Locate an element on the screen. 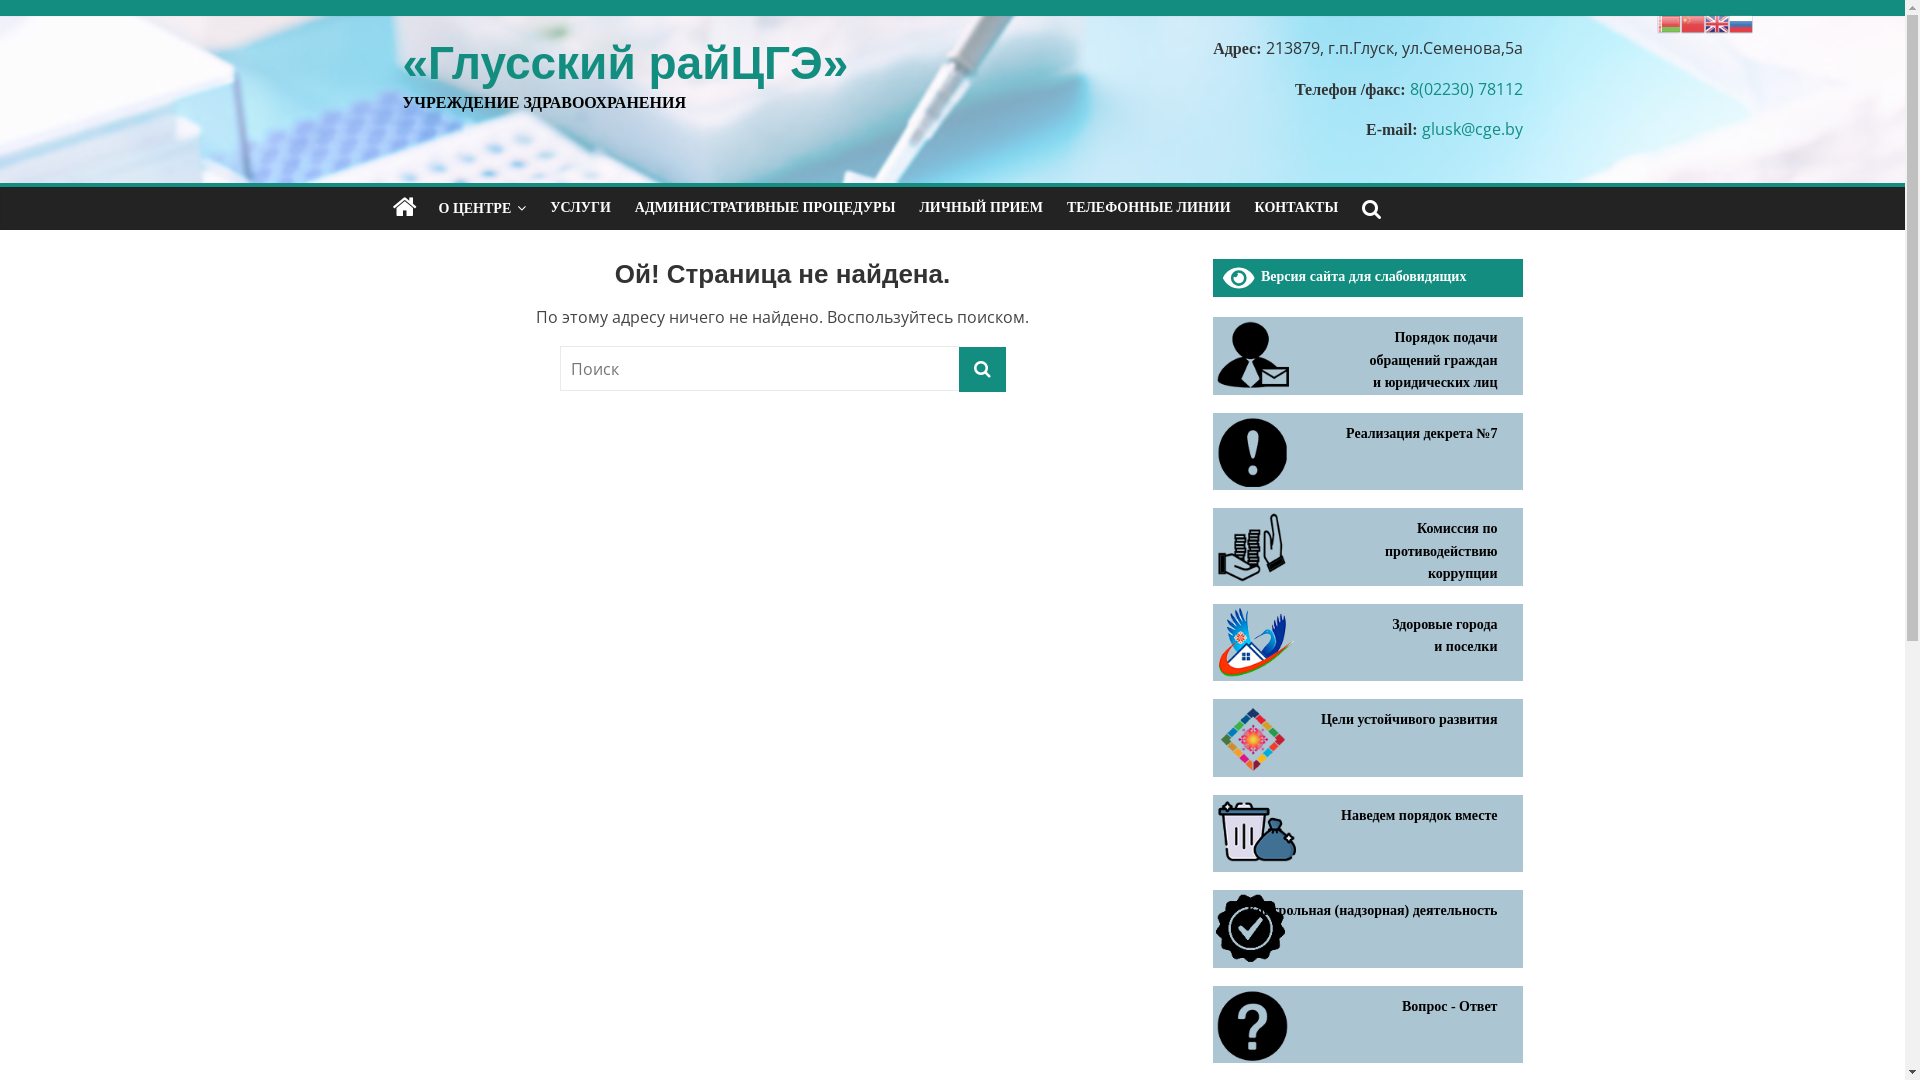 This screenshot has width=1920, height=1080. '8(02230) 78112' is located at coordinates (1466, 87).